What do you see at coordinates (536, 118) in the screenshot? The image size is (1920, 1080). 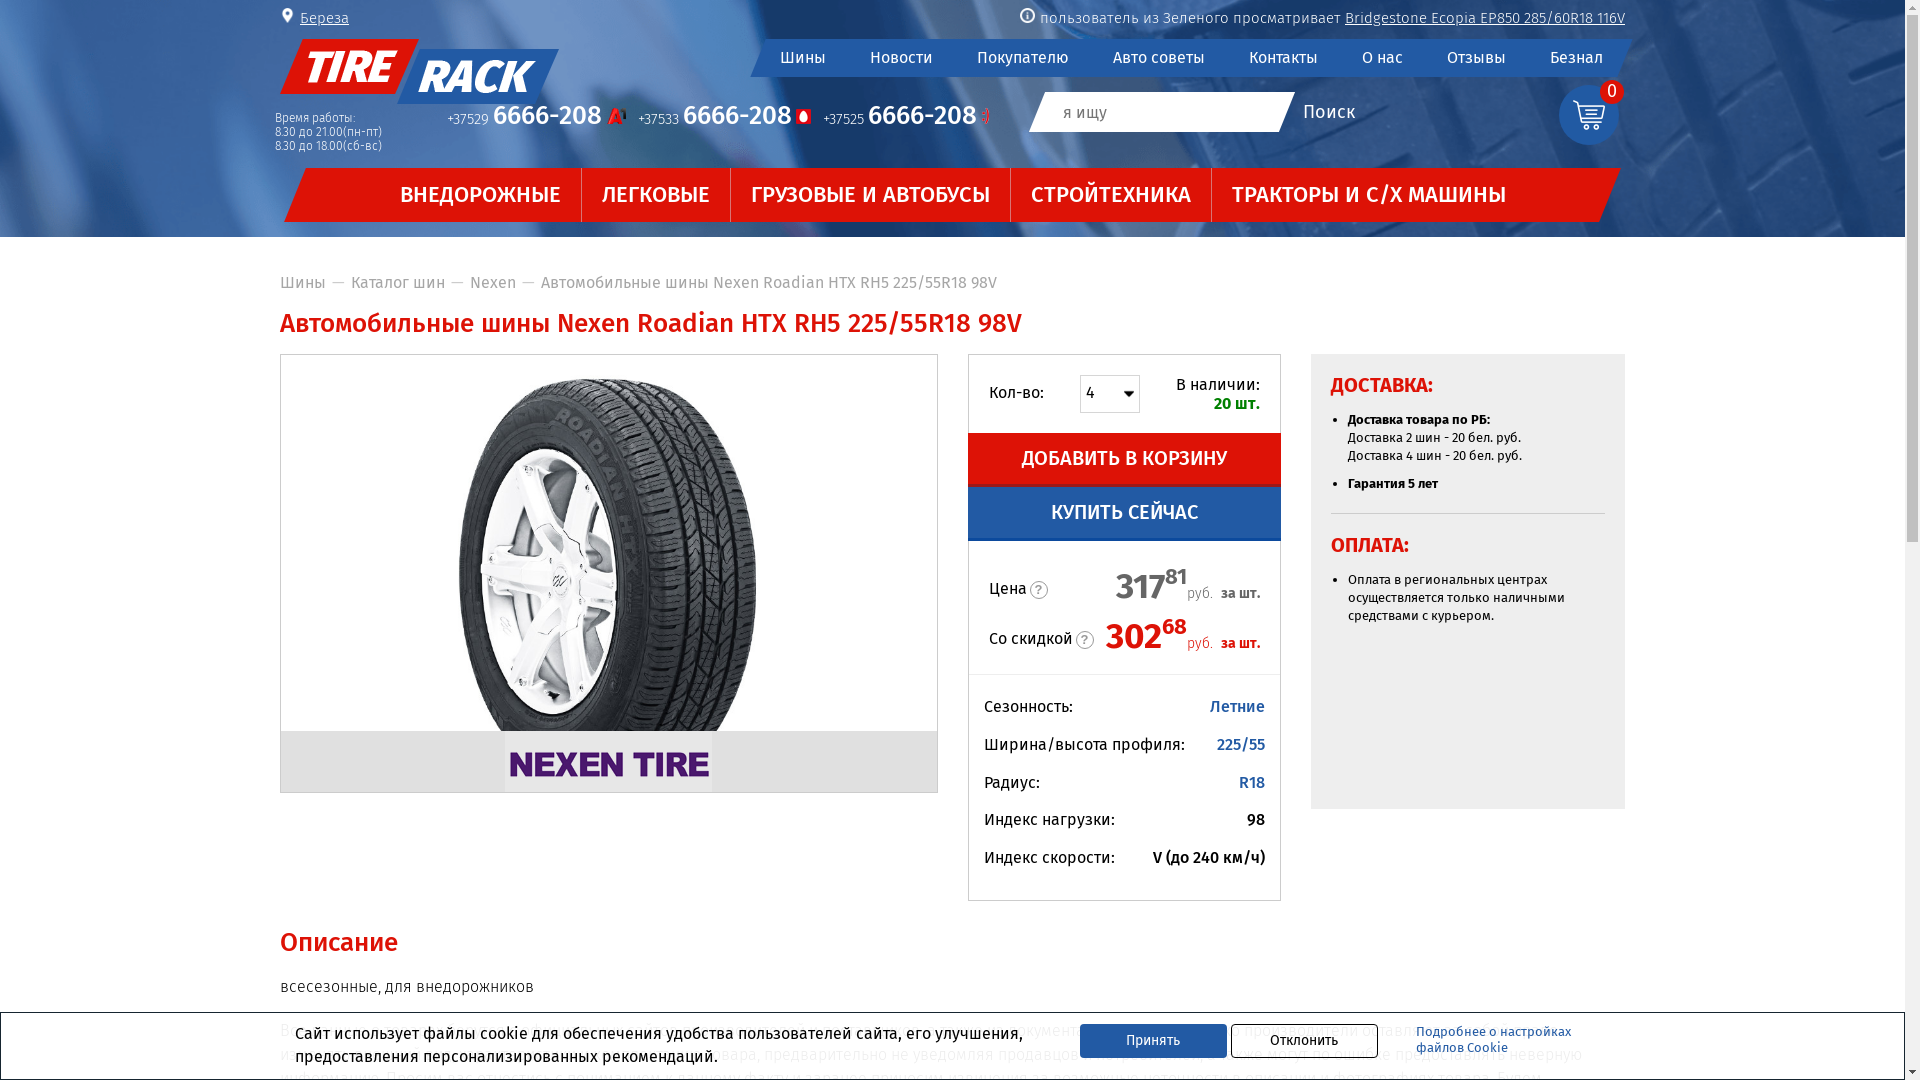 I see `'+37529 6666-208'` at bounding box center [536, 118].